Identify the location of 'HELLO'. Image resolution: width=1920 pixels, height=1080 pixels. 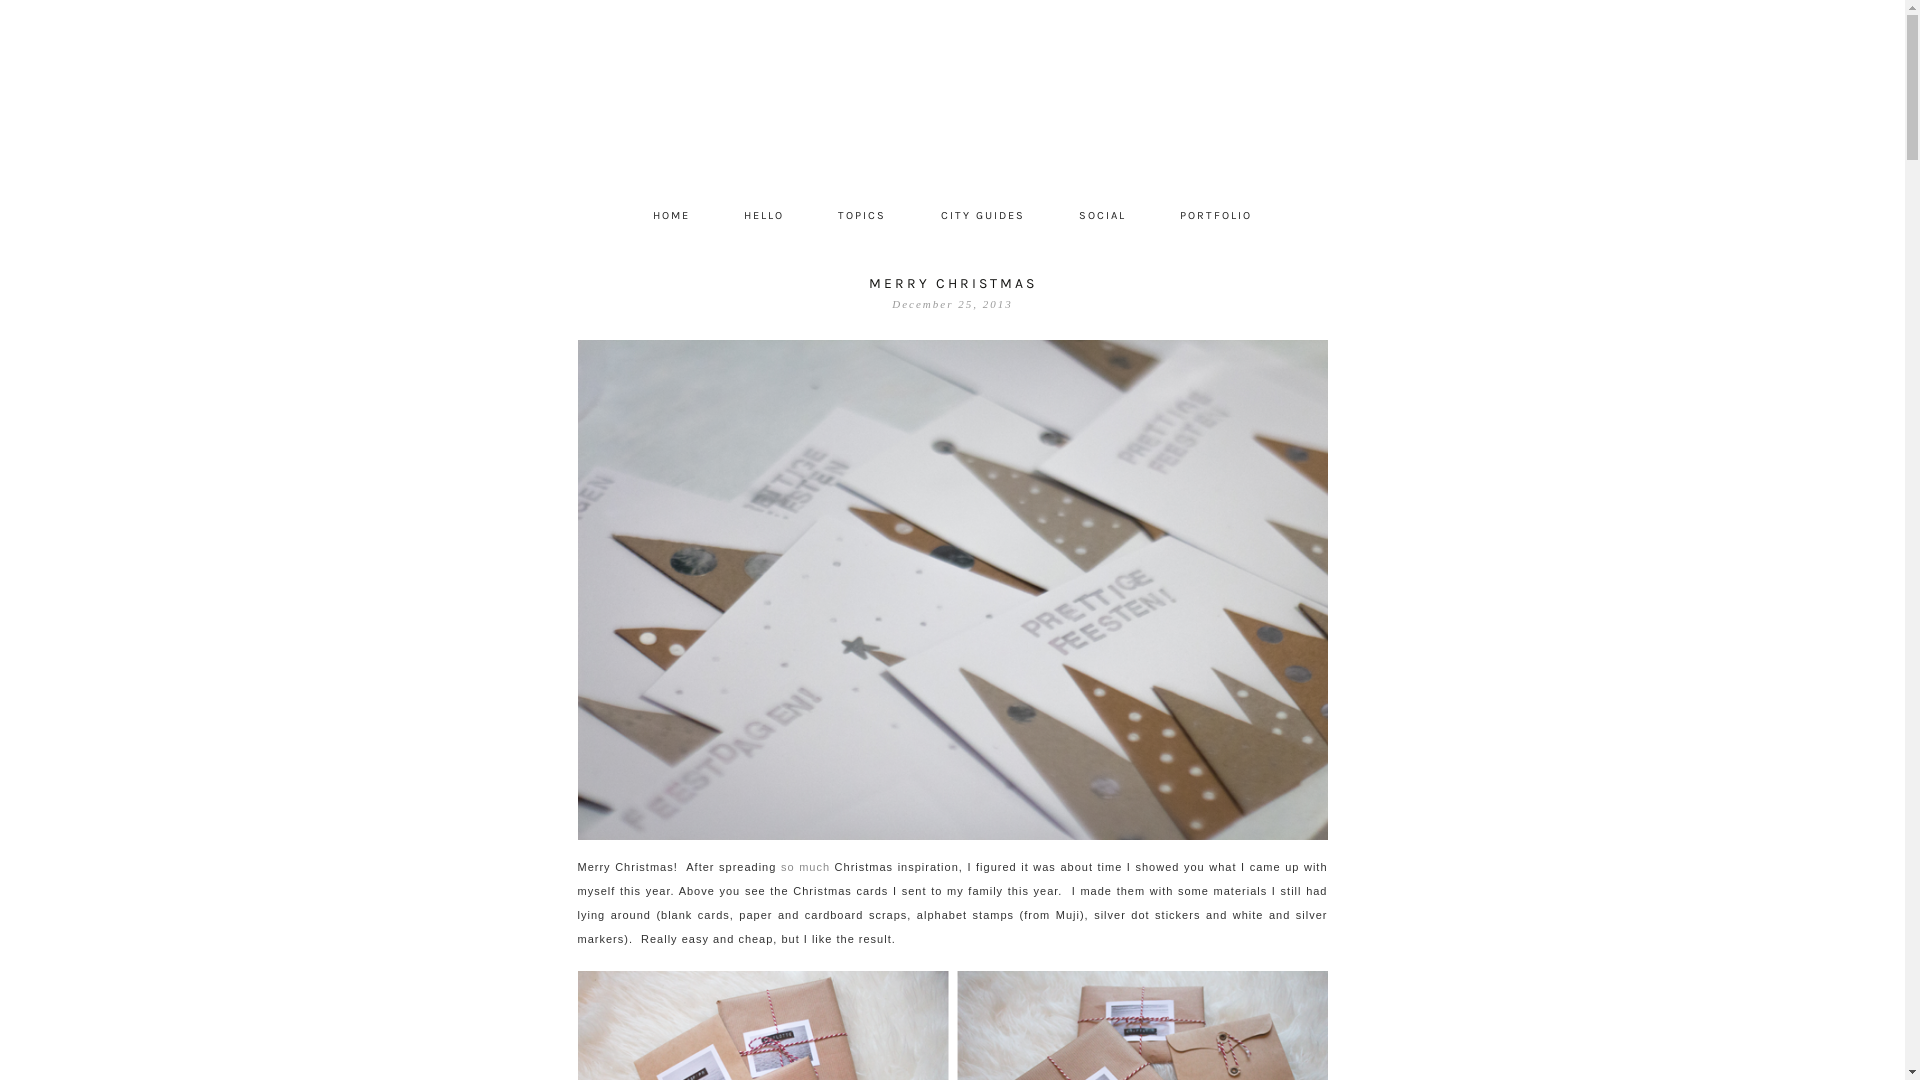
(762, 215).